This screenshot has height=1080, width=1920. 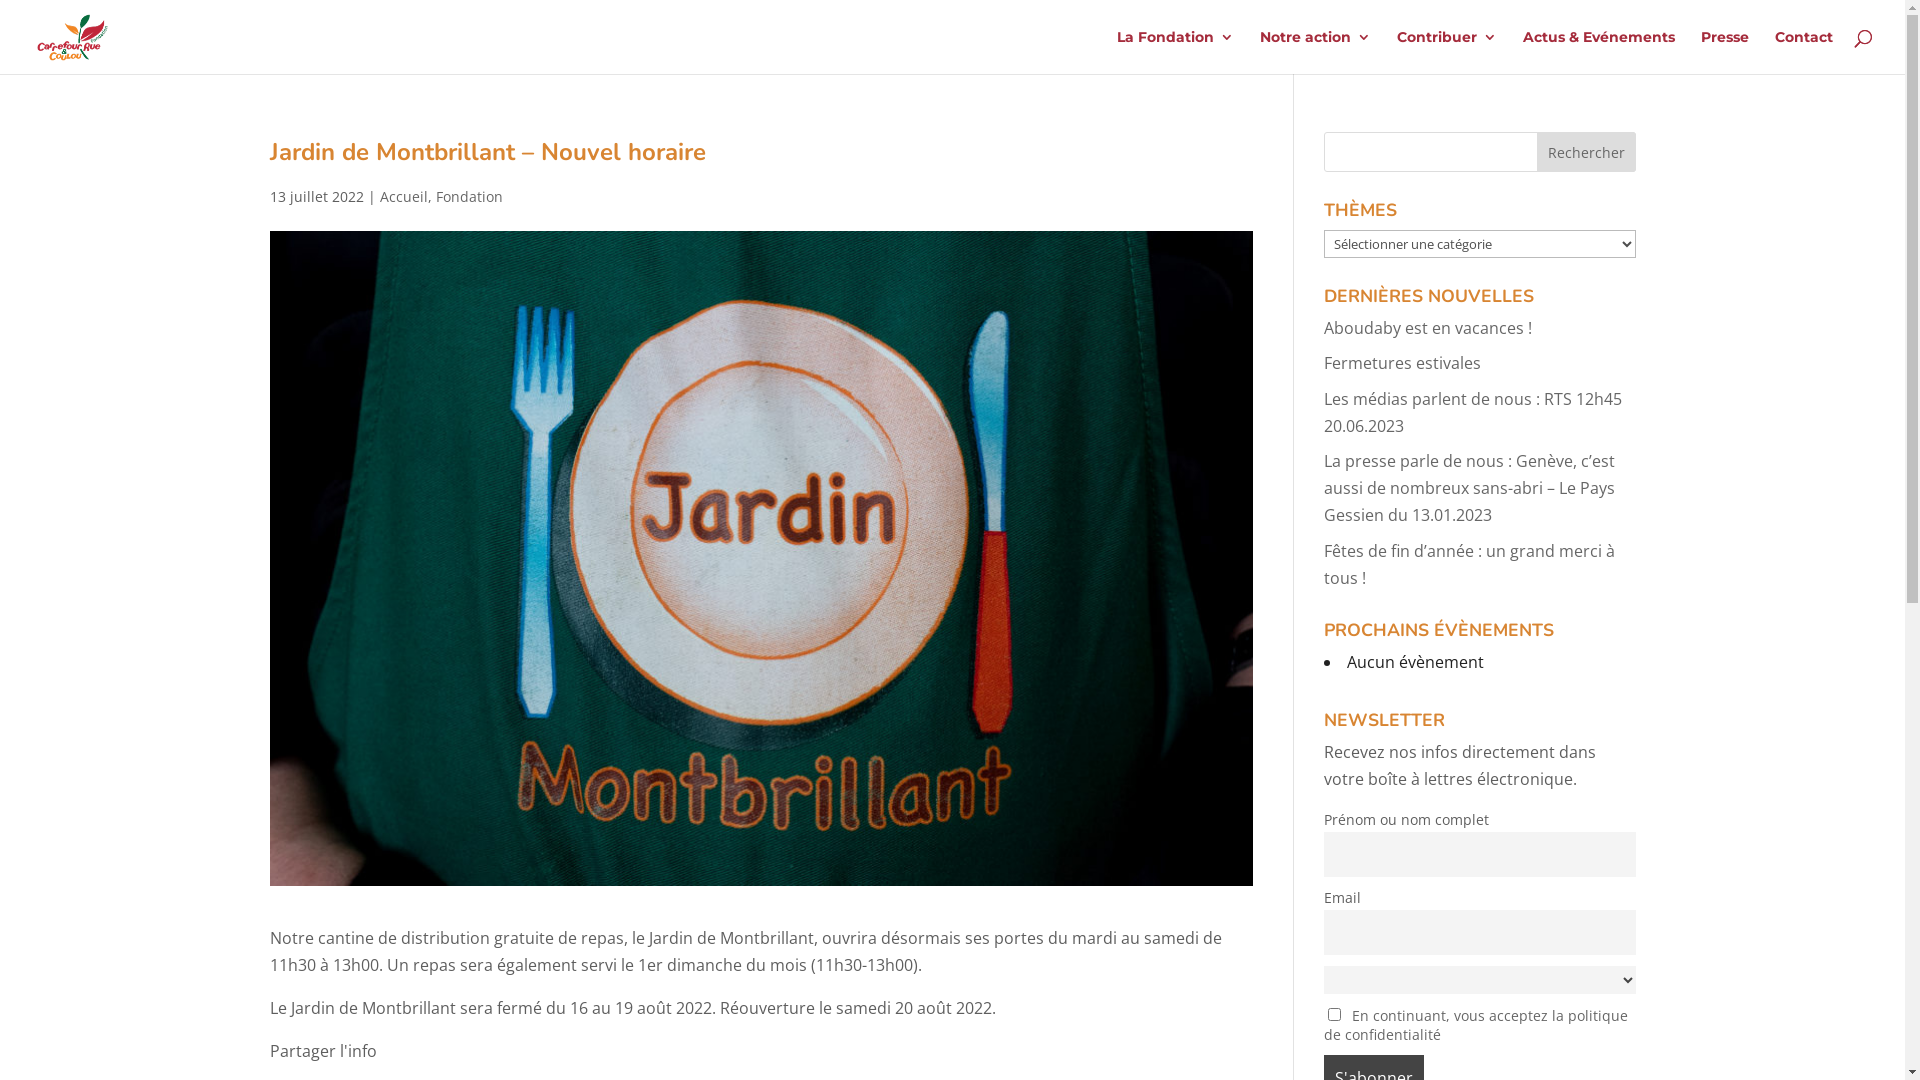 What do you see at coordinates (1116, 50) in the screenshot?
I see `'La Fondation'` at bounding box center [1116, 50].